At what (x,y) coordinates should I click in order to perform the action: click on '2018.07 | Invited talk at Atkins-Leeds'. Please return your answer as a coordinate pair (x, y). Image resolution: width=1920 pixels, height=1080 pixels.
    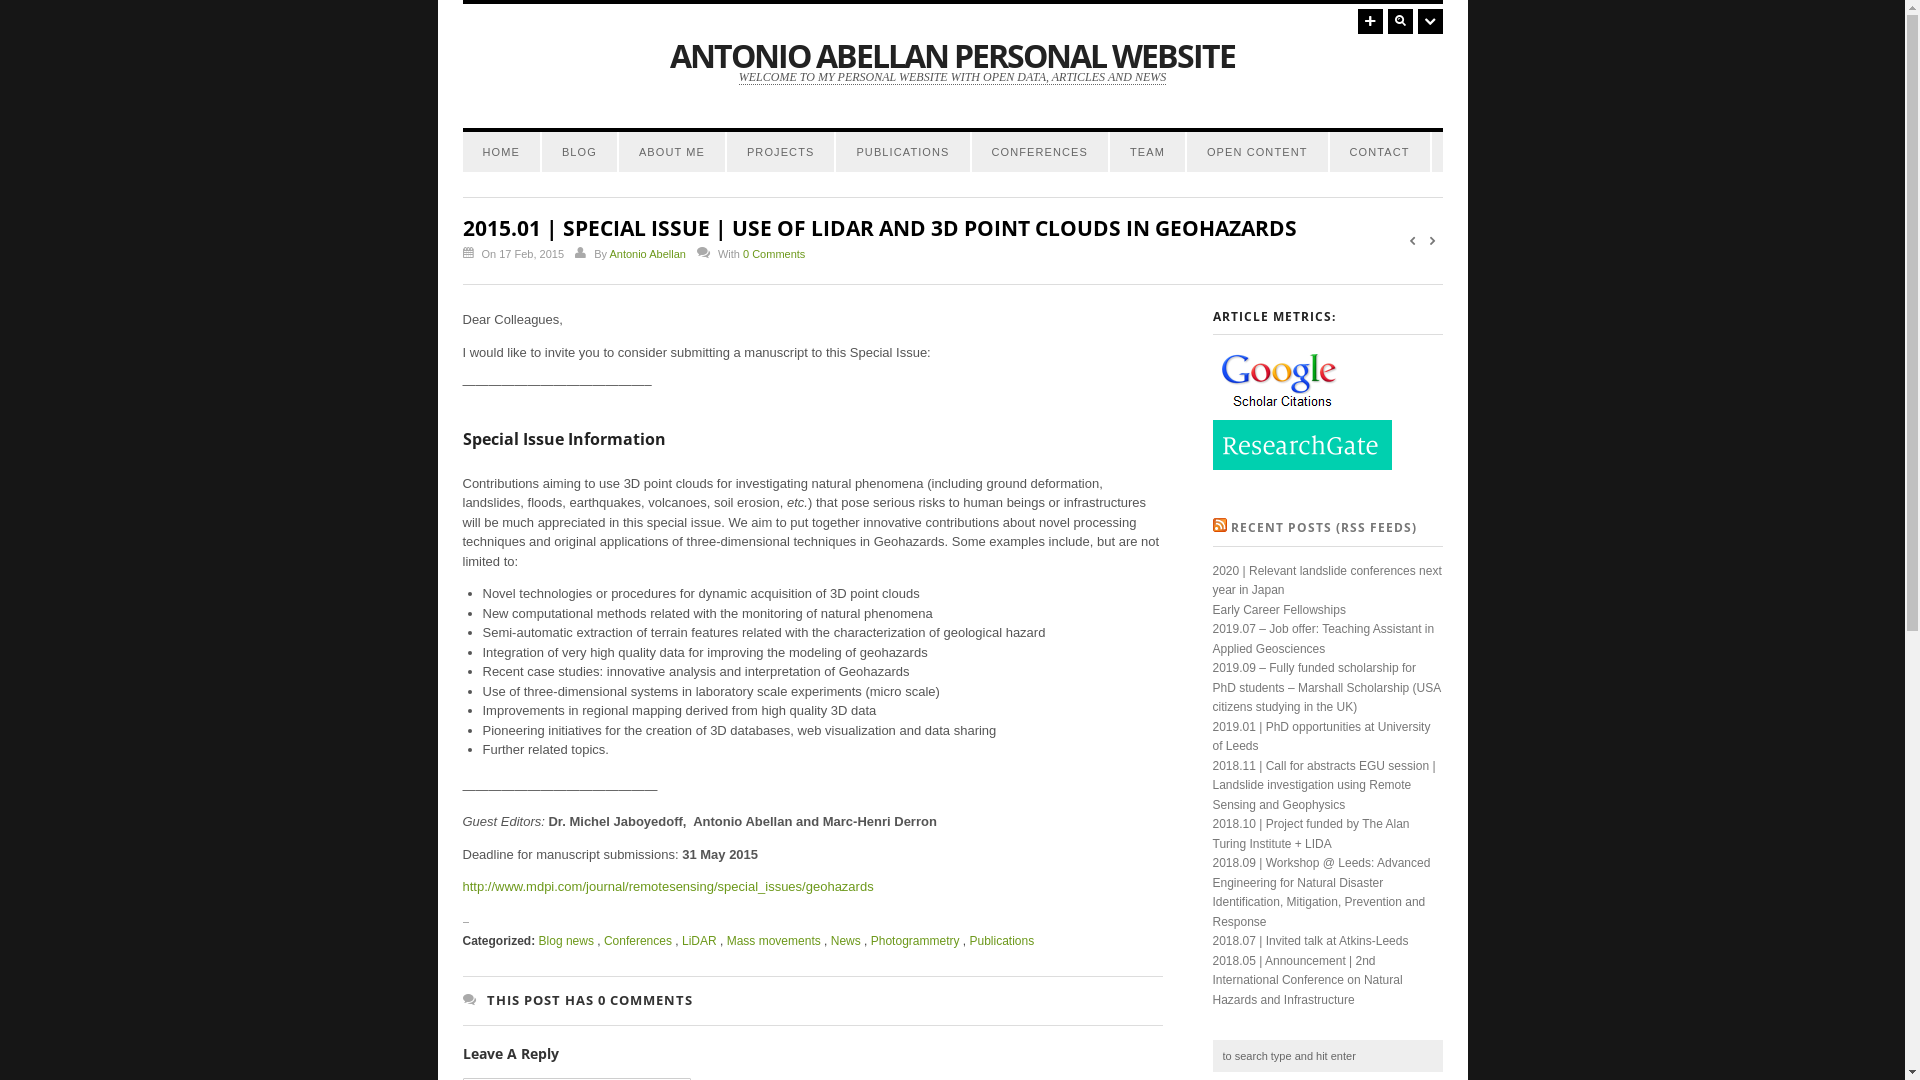
    Looking at the image, I should click on (1310, 941).